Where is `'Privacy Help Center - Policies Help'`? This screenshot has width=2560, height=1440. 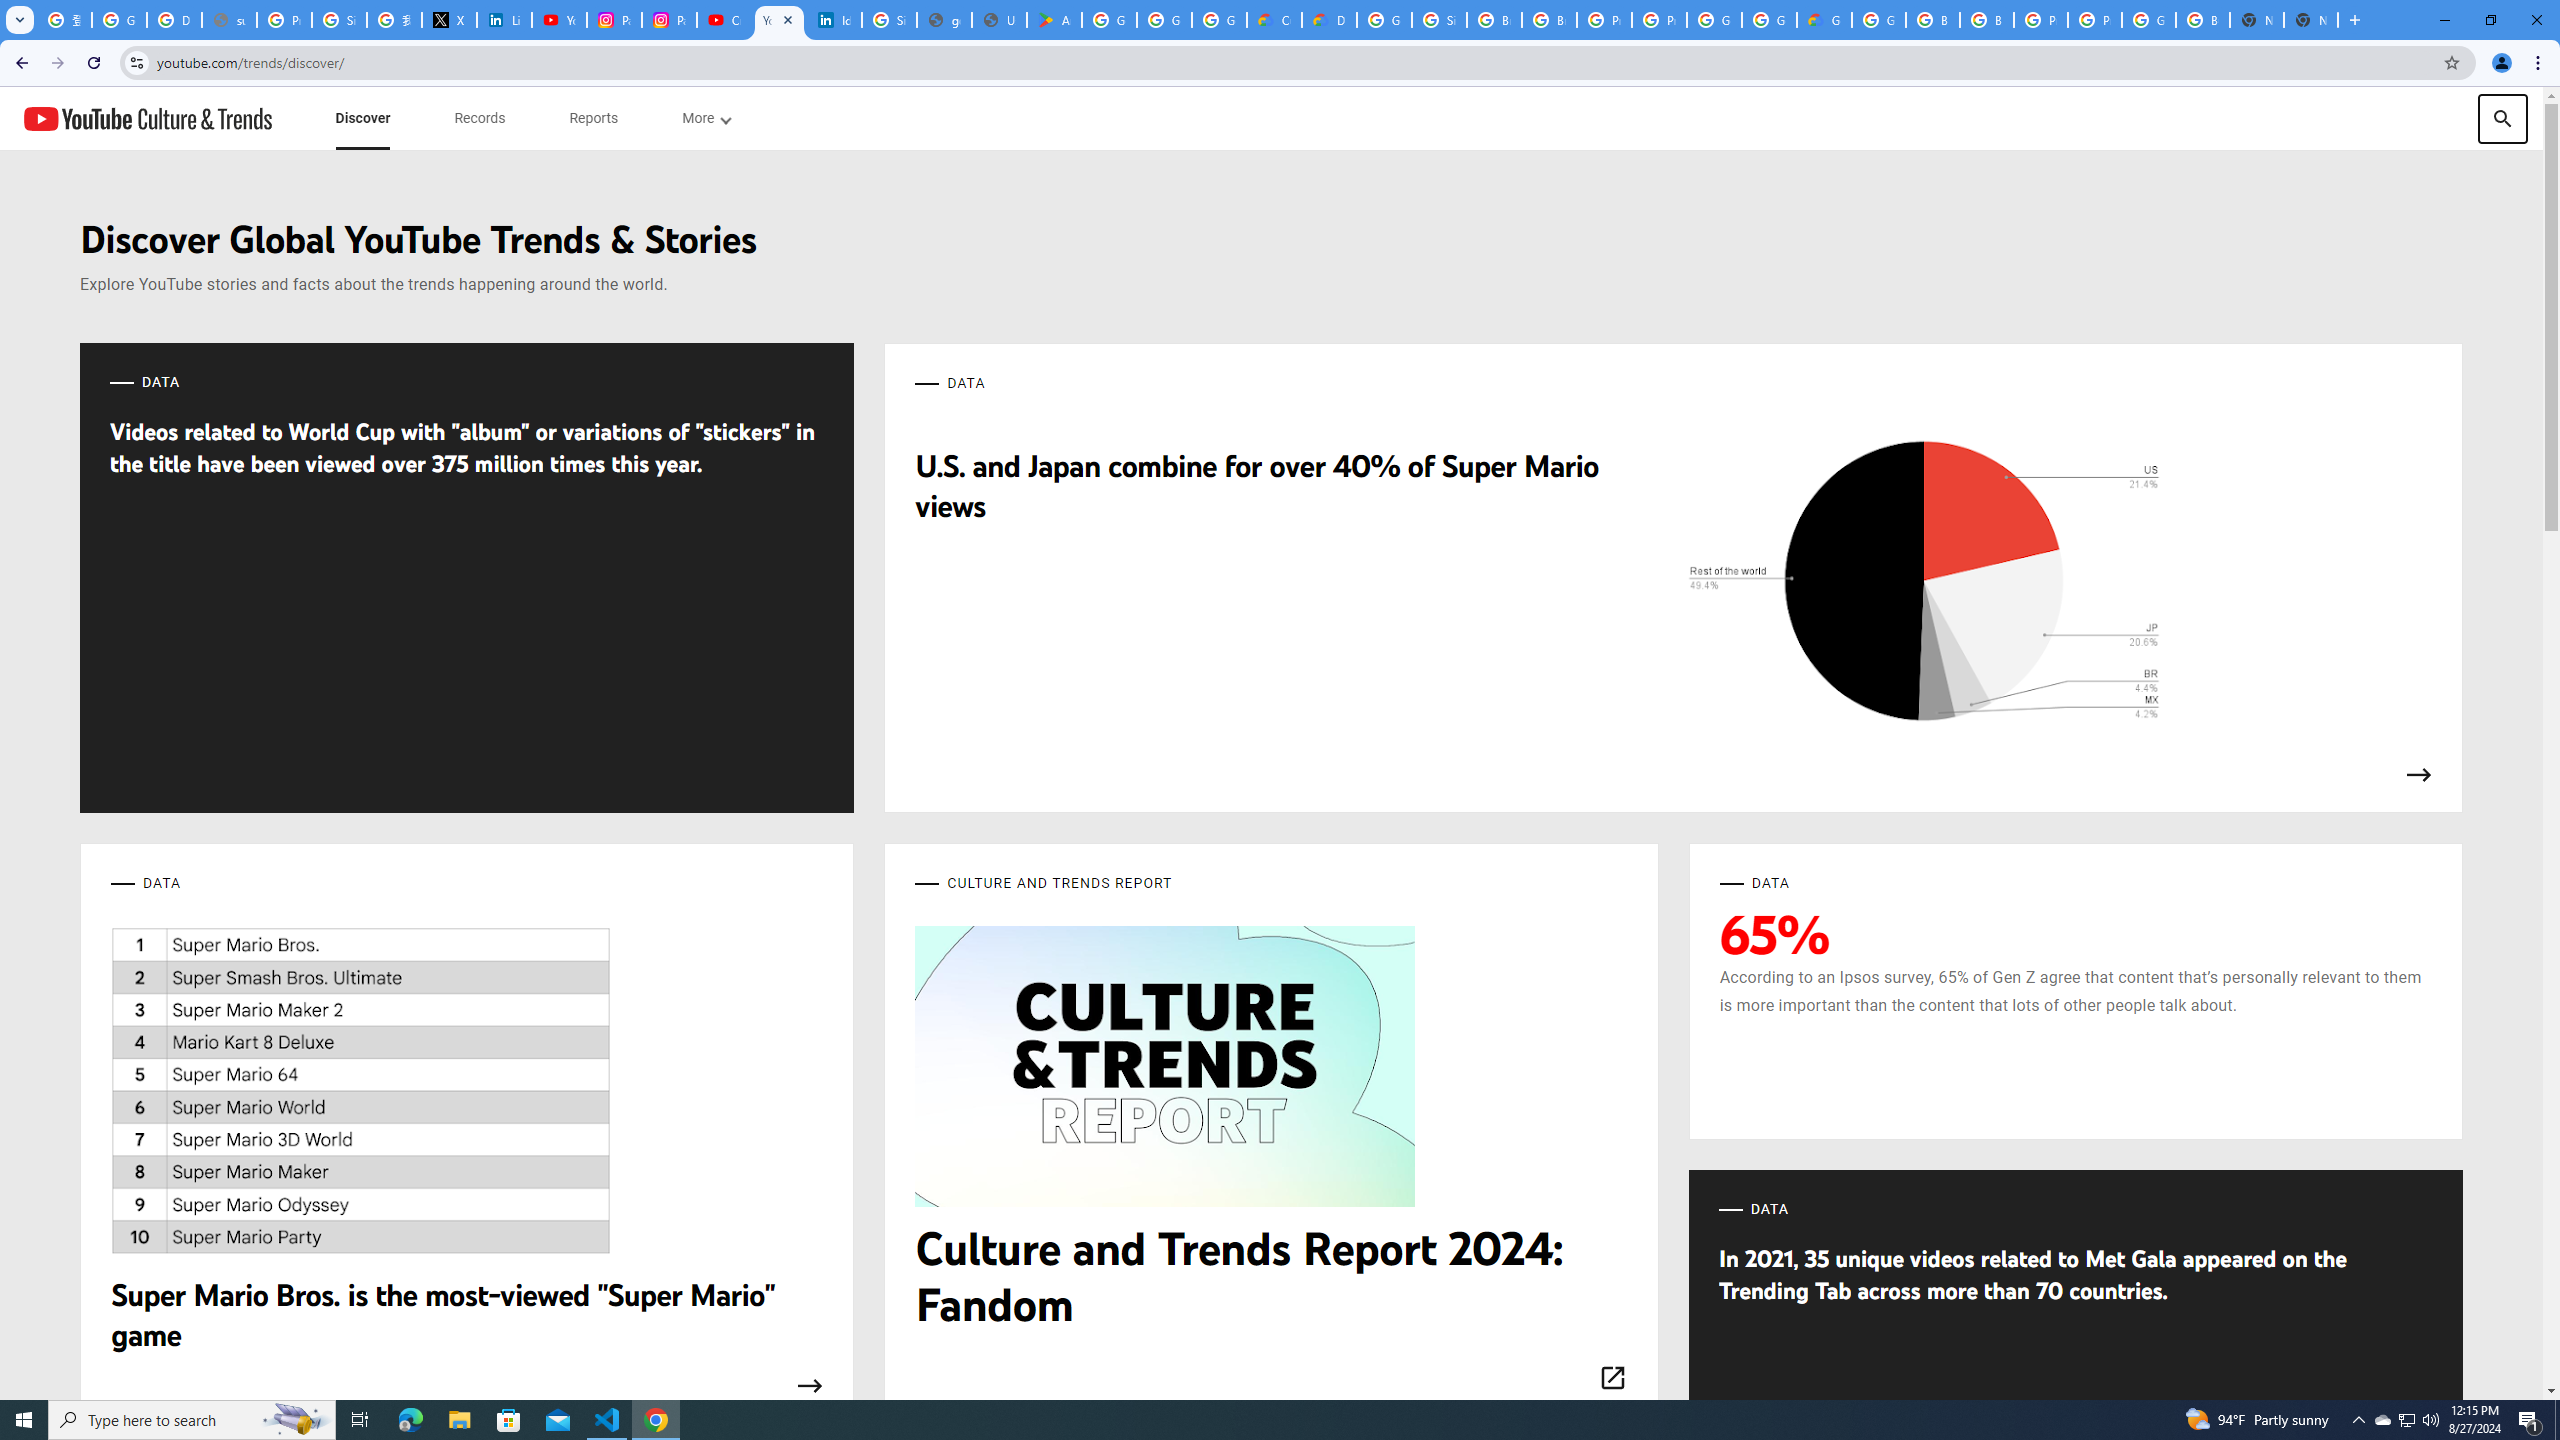
'Privacy Help Center - Policies Help' is located at coordinates (284, 19).